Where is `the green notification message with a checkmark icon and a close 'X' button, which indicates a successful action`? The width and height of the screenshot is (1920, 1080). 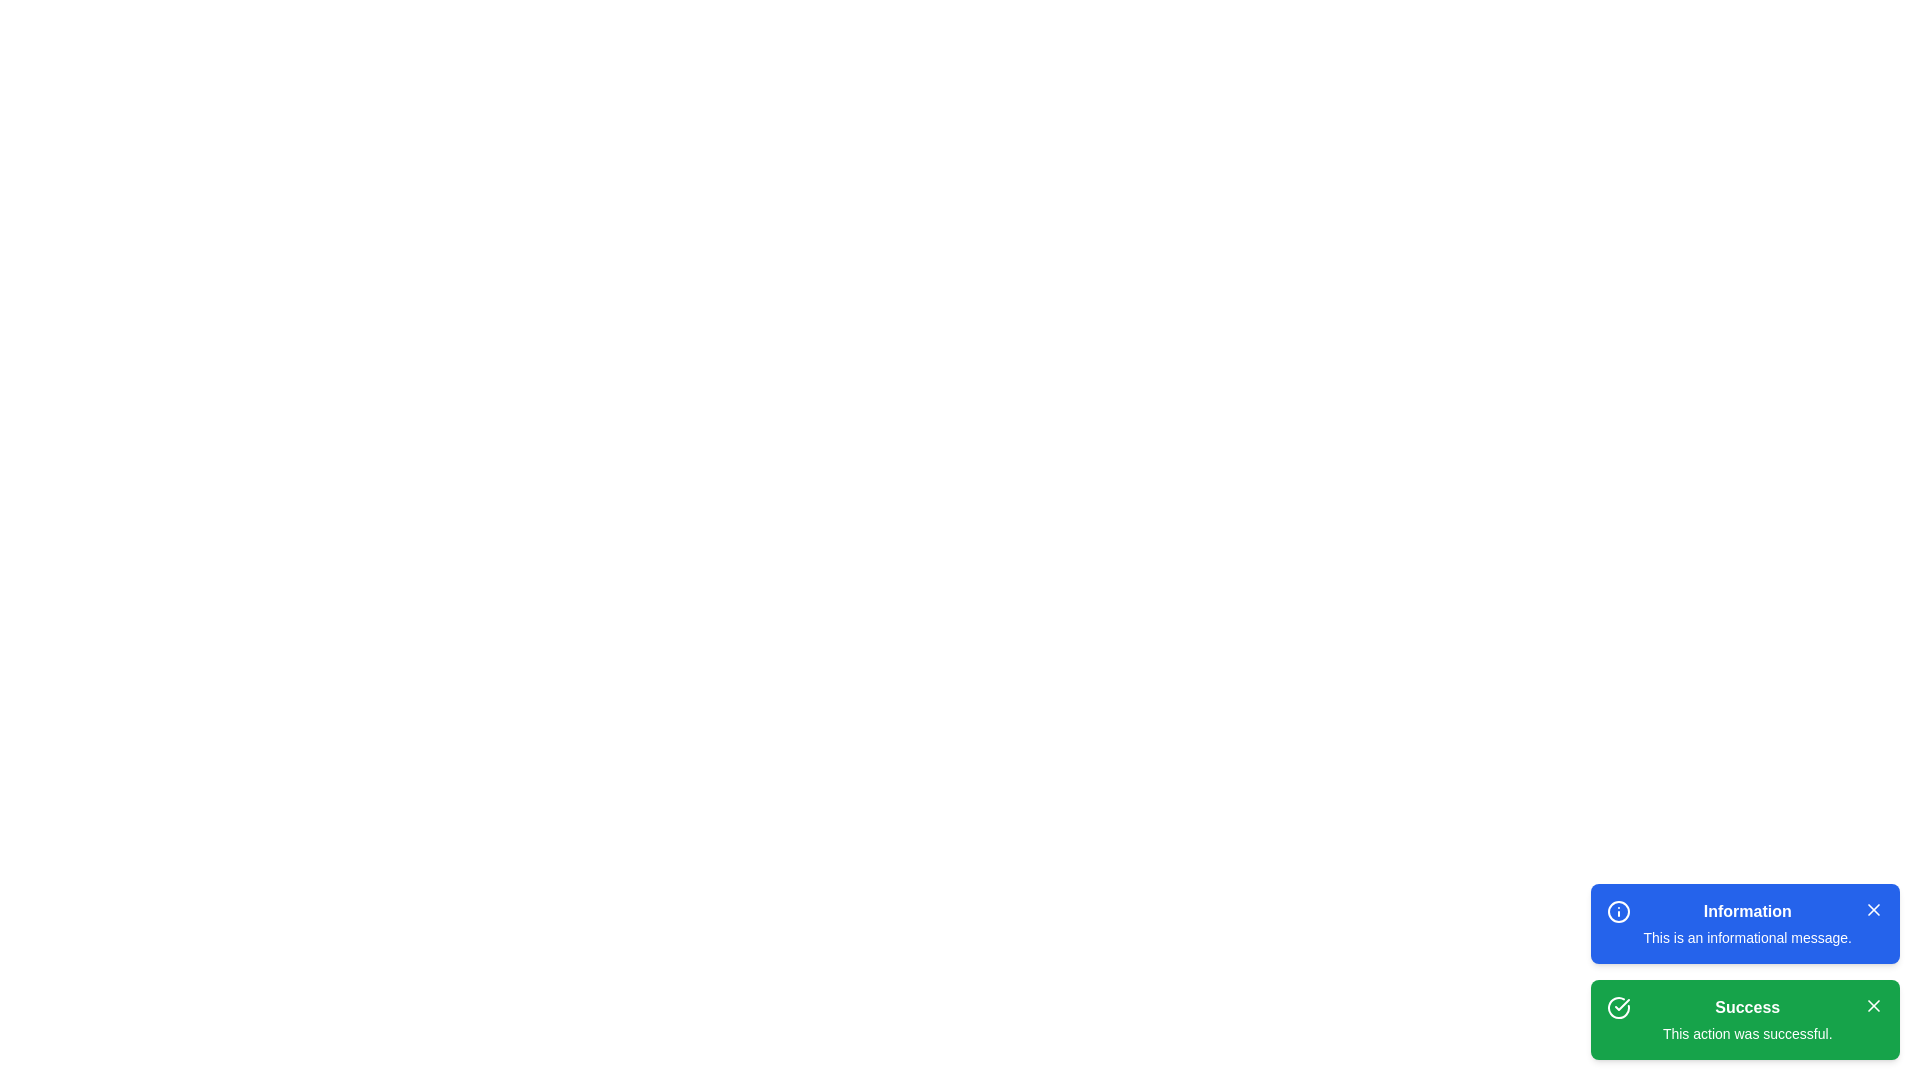 the green notification message with a checkmark icon and a close 'X' button, which indicates a successful action is located at coordinates (1744, 1019).